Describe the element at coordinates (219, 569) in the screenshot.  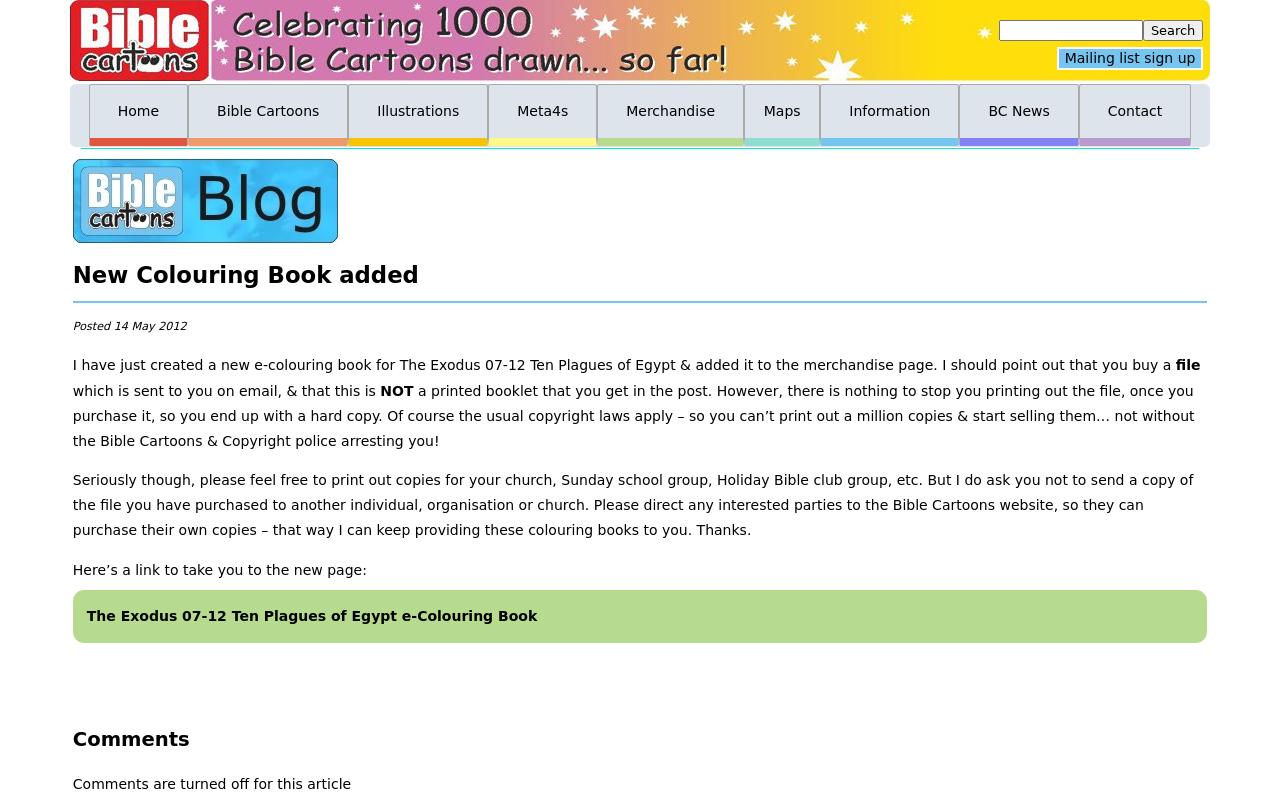
I see `'Here’s a link to take you to the new page:'` at that location.